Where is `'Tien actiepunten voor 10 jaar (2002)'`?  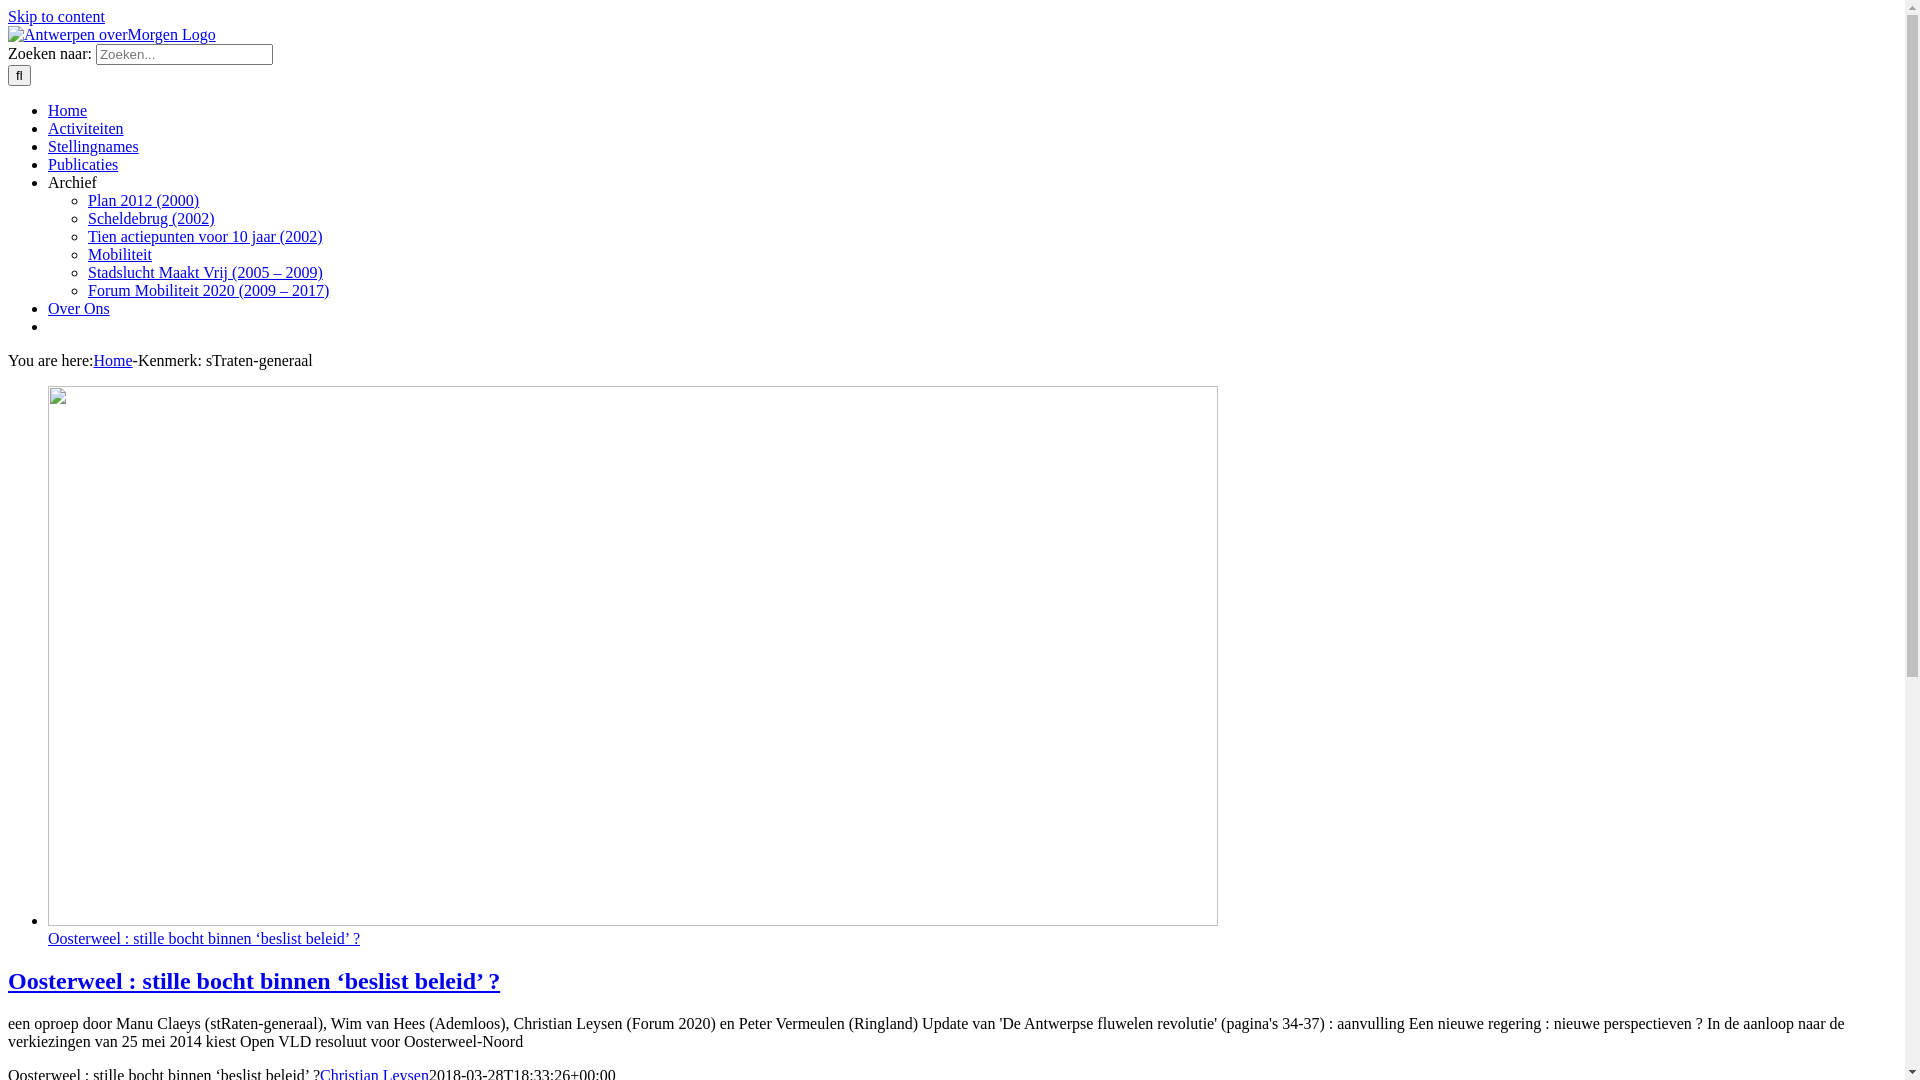 'Tien actiepunten voor 10 jaar (2002)' is located at coordinates (205, 235).